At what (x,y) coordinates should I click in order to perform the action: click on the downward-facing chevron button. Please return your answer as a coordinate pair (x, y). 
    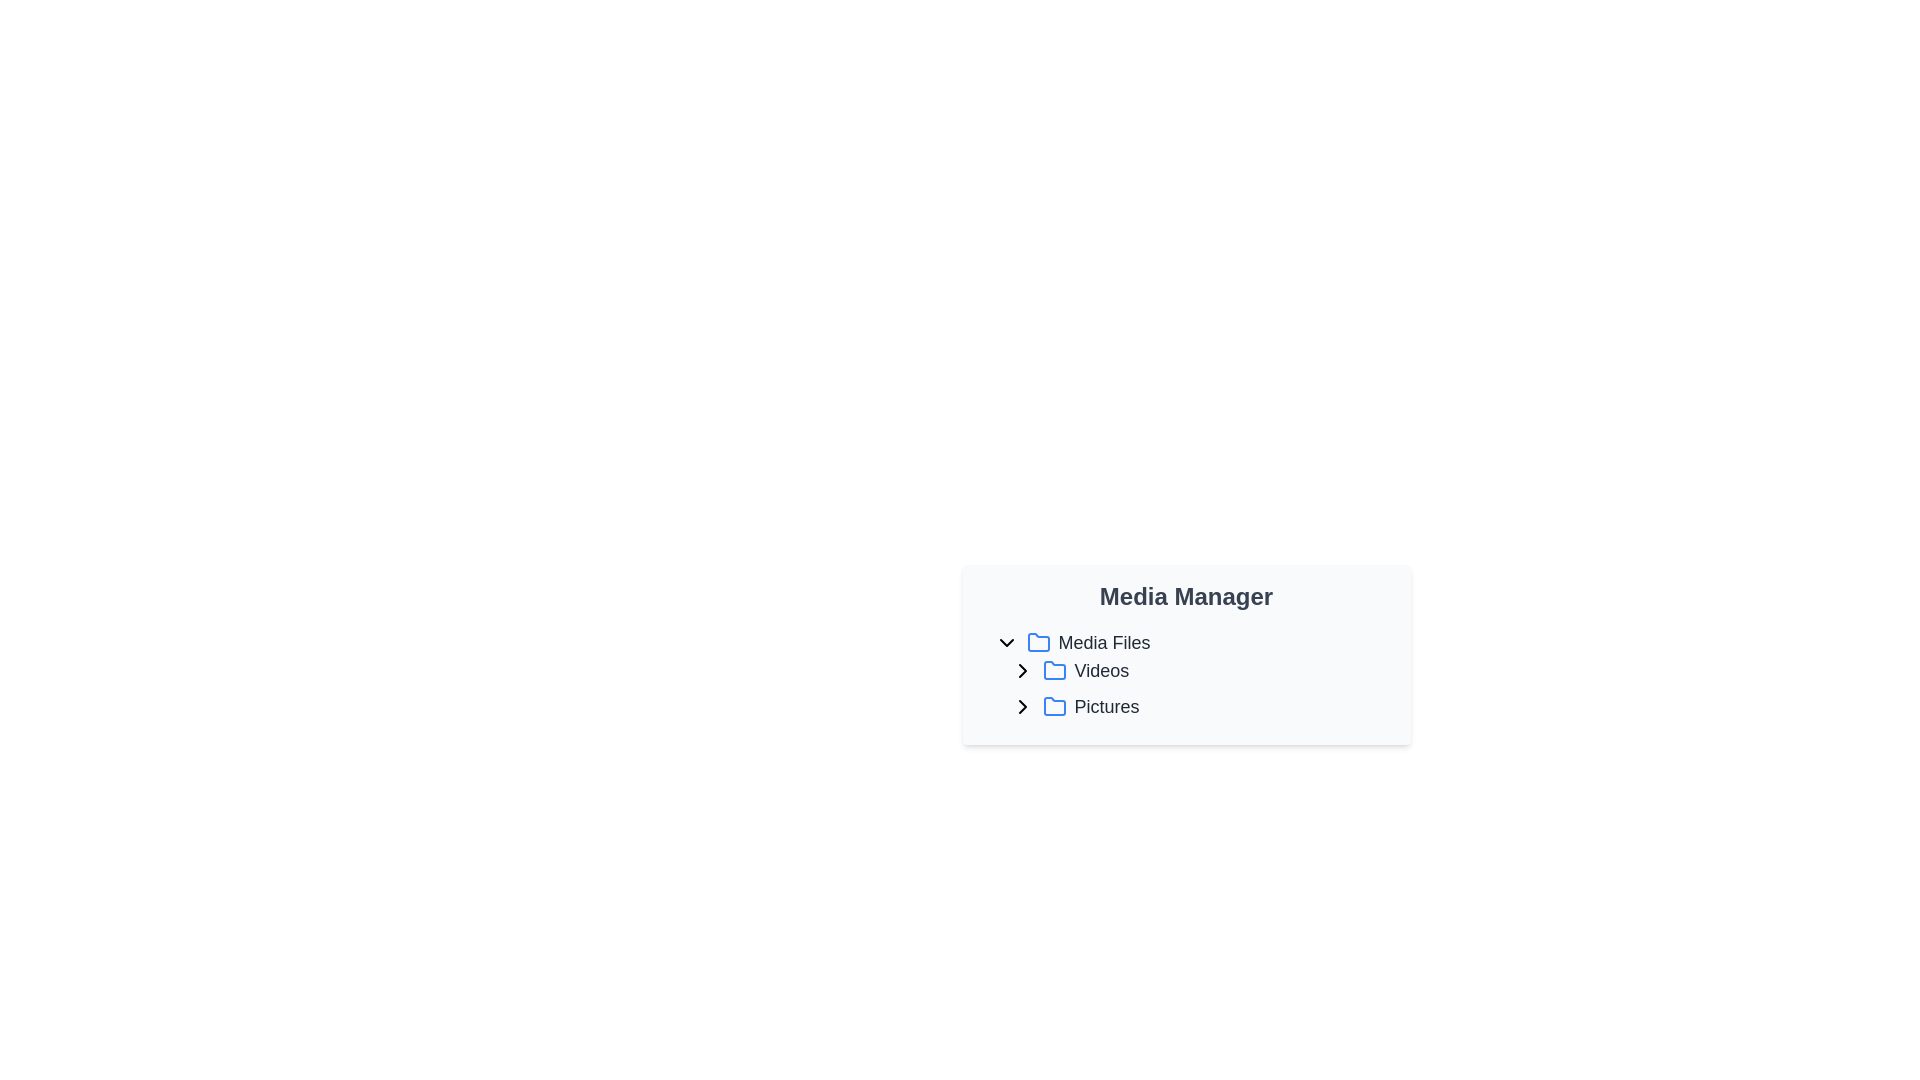
    Looking at the image, I should click on (1006, 643).